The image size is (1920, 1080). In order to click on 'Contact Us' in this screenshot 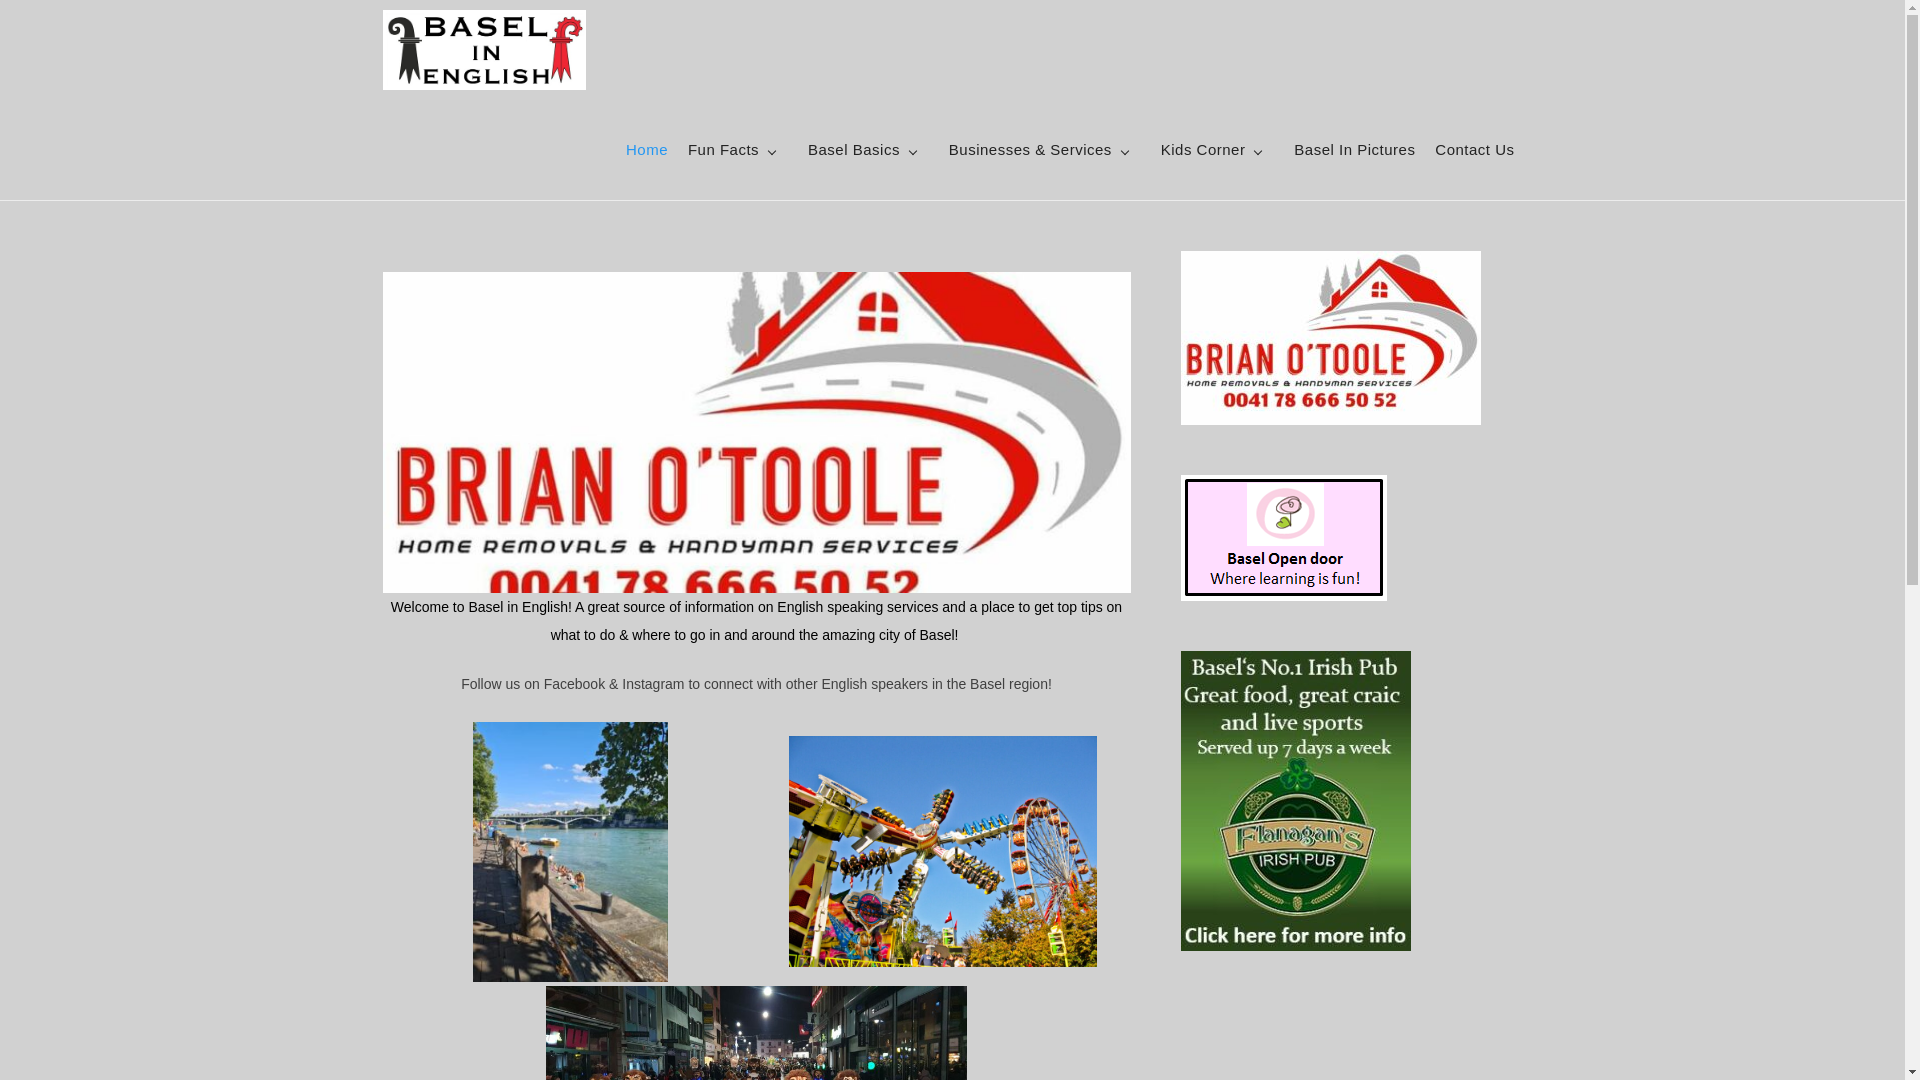, I will do `click(1474, 149)`.